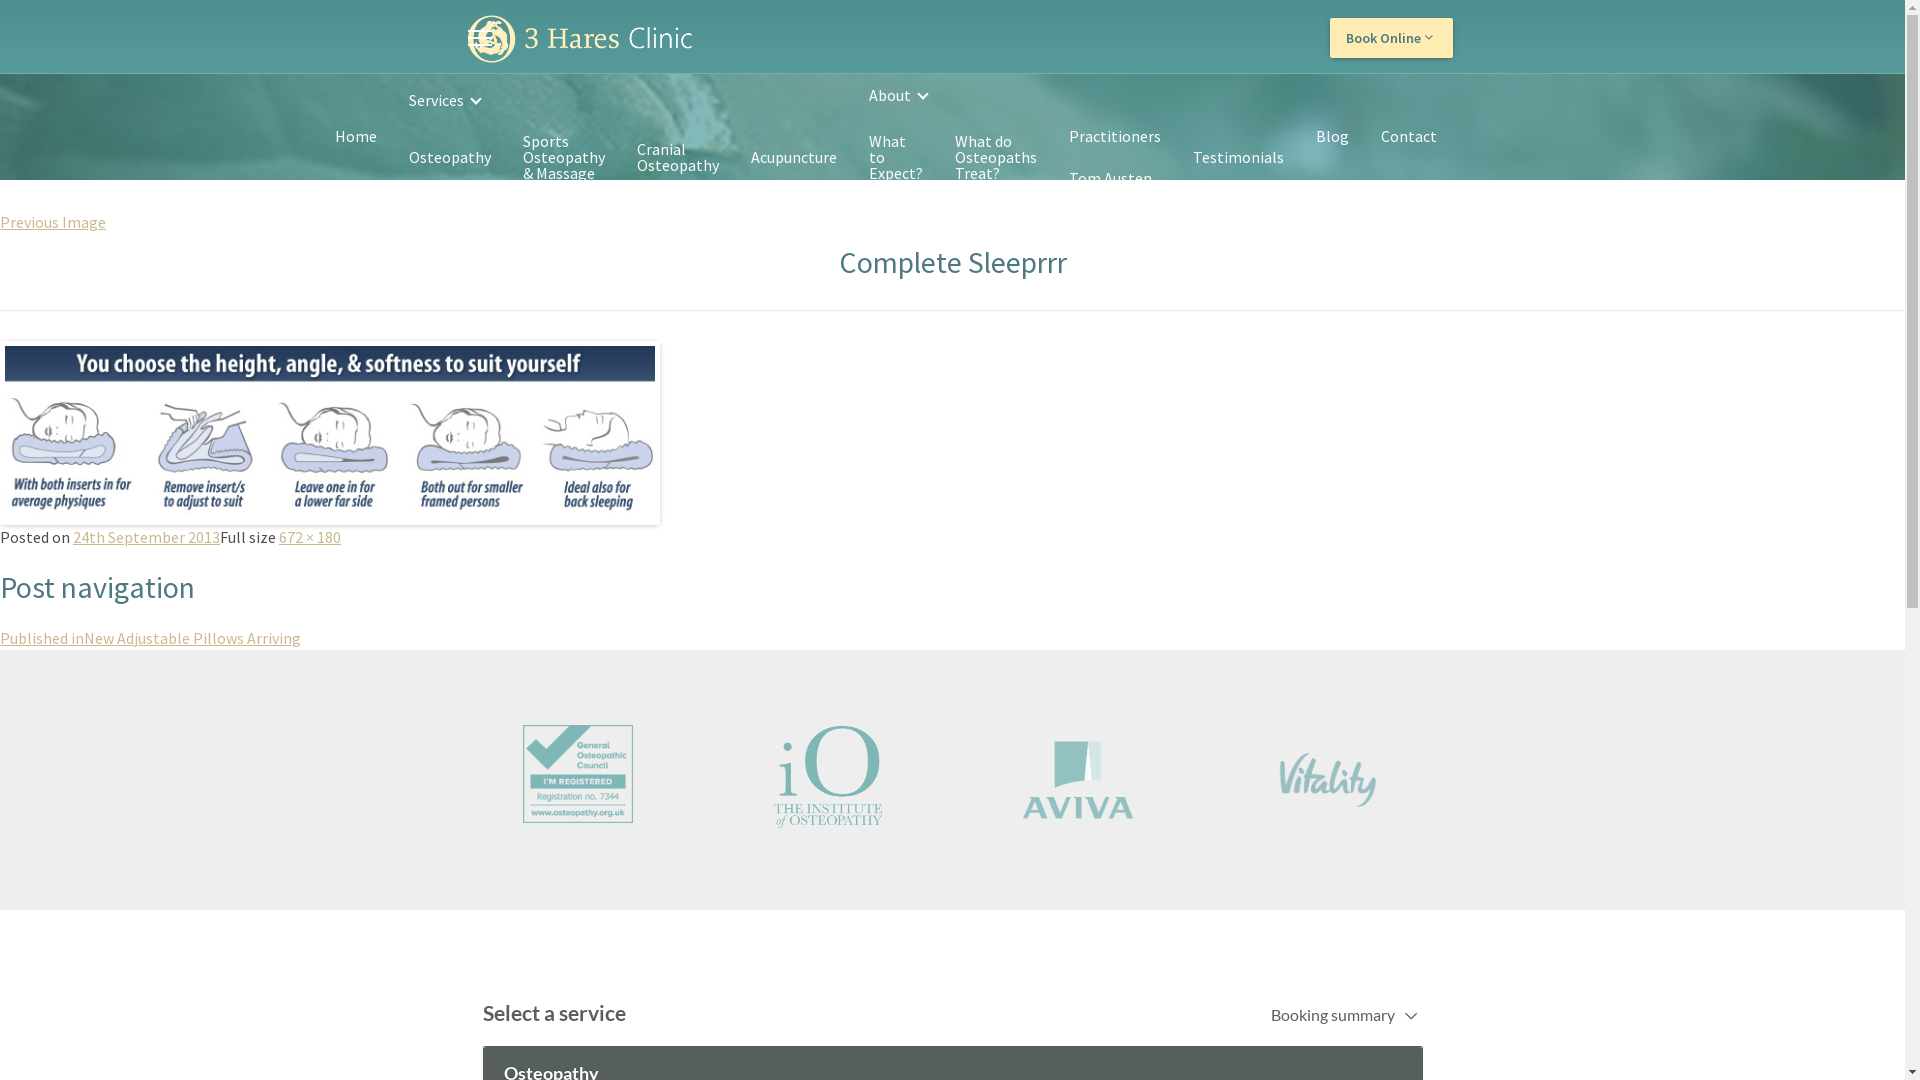  What do you see at coordinates (676, 156) in the screenshot?
I see `'Cranial Osteopathy'` at bounding box center [676, 156].